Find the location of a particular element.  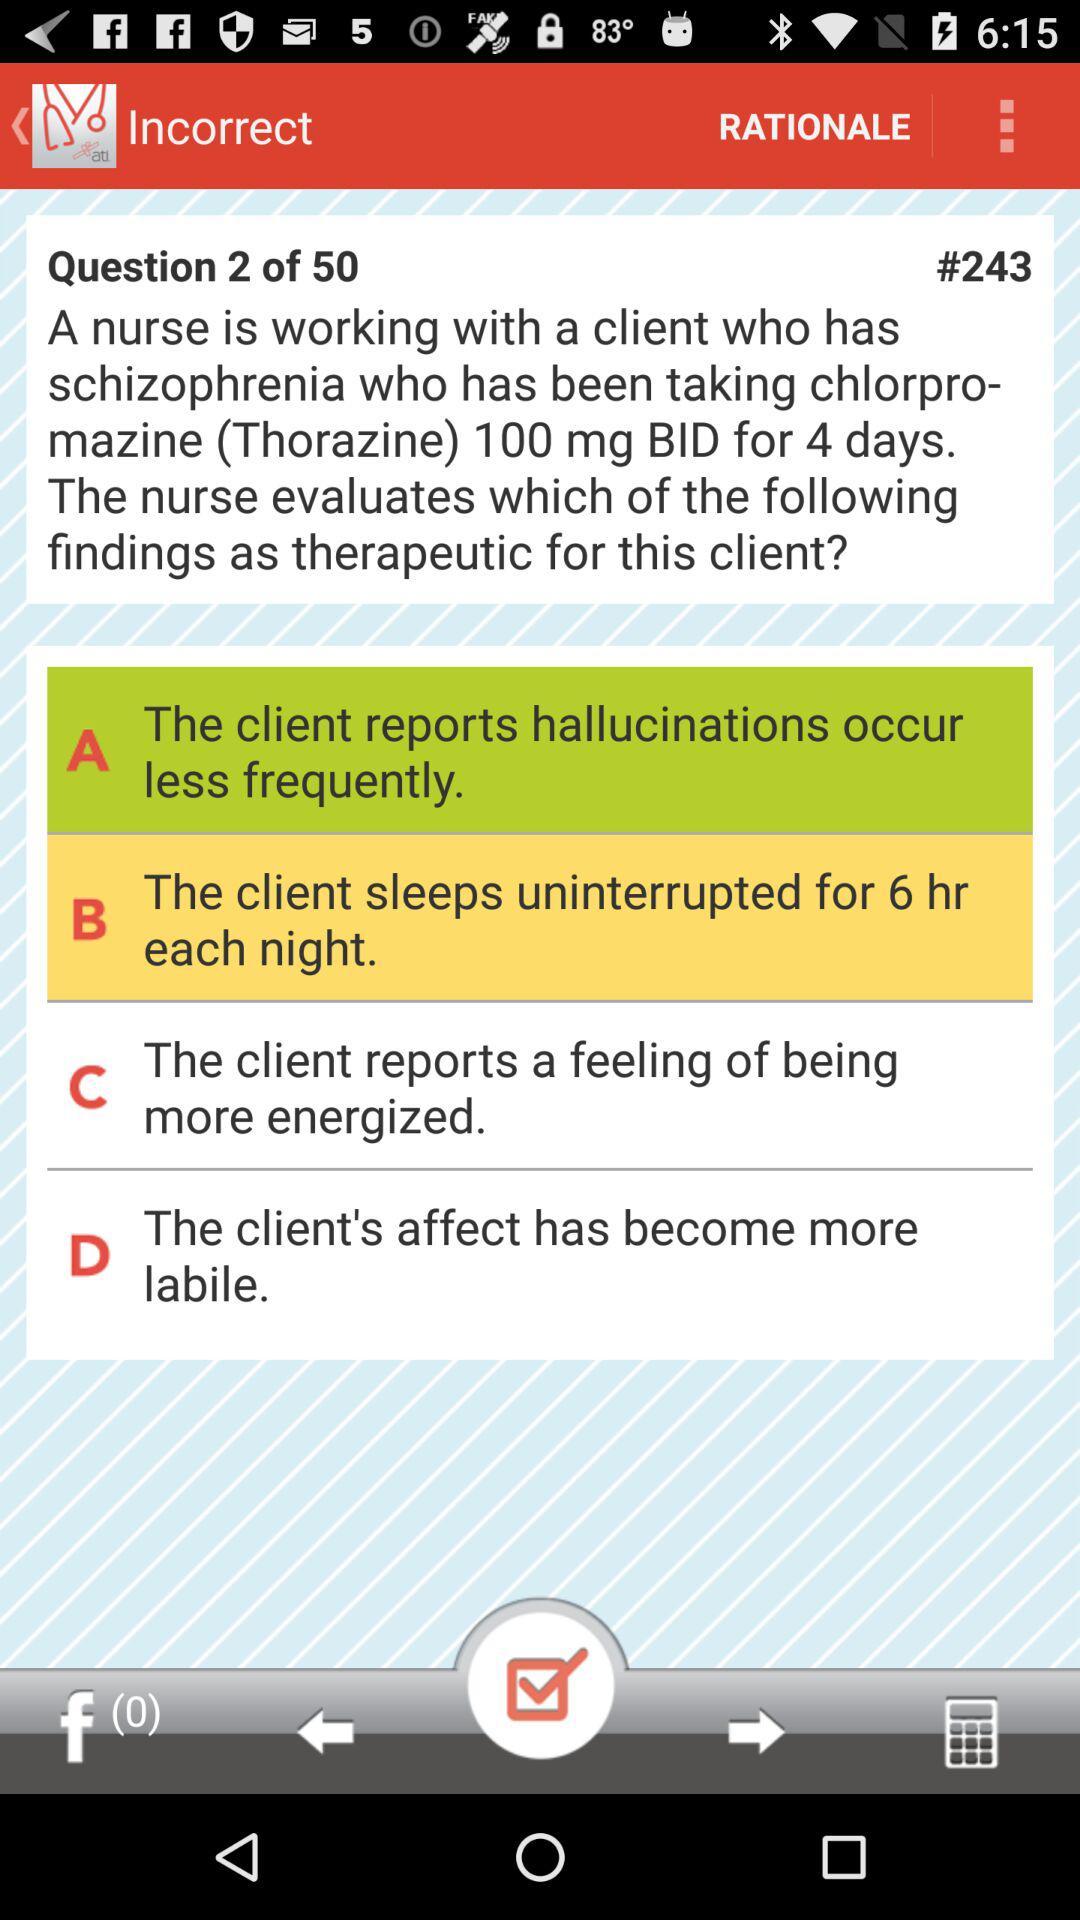

previous option is located at coordinates (323, 1730).